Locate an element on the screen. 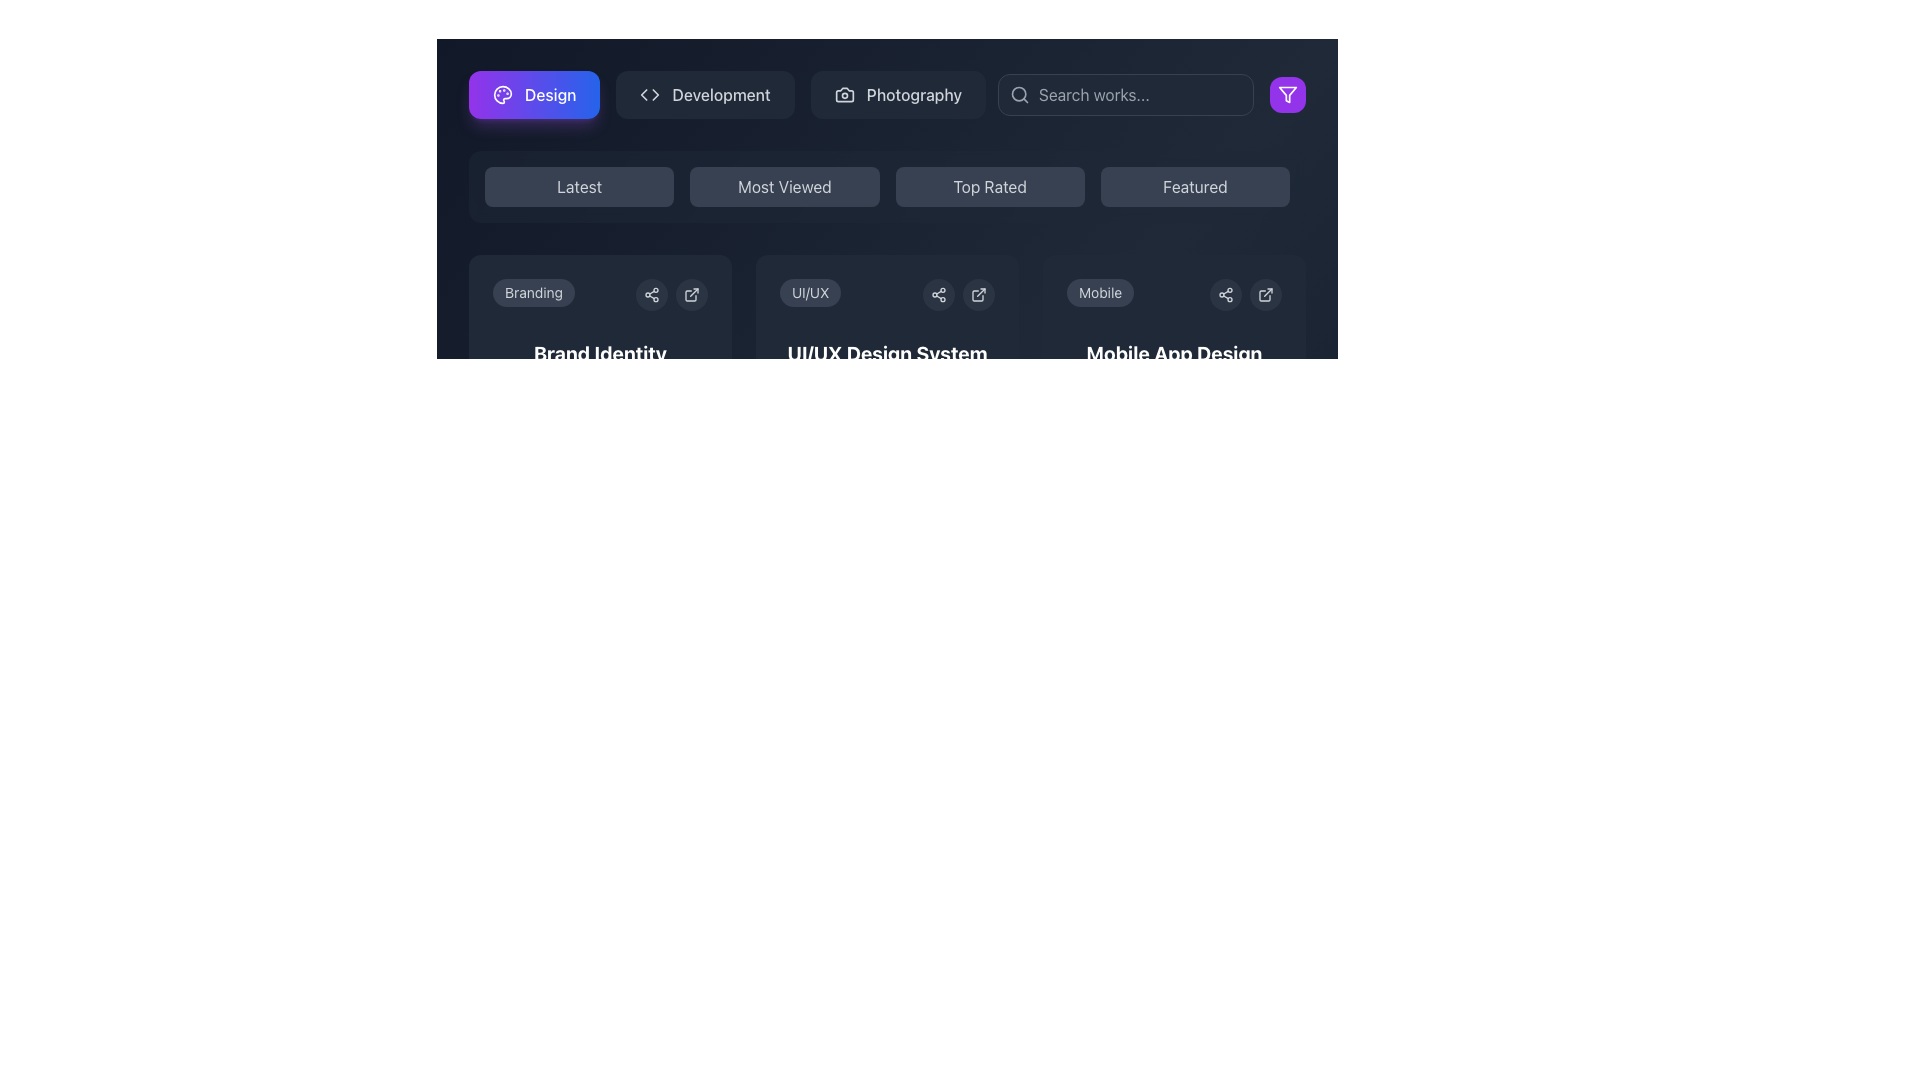 The width and height of the screenshot is (1920, 1080). the 'Featured' navigation button located on the far right of a horizontal group of buttons, which includes 'Latest', 'Most Viewed', and 'Top Rated', to trigger a hover effect is located at coordinates (1195, 186).